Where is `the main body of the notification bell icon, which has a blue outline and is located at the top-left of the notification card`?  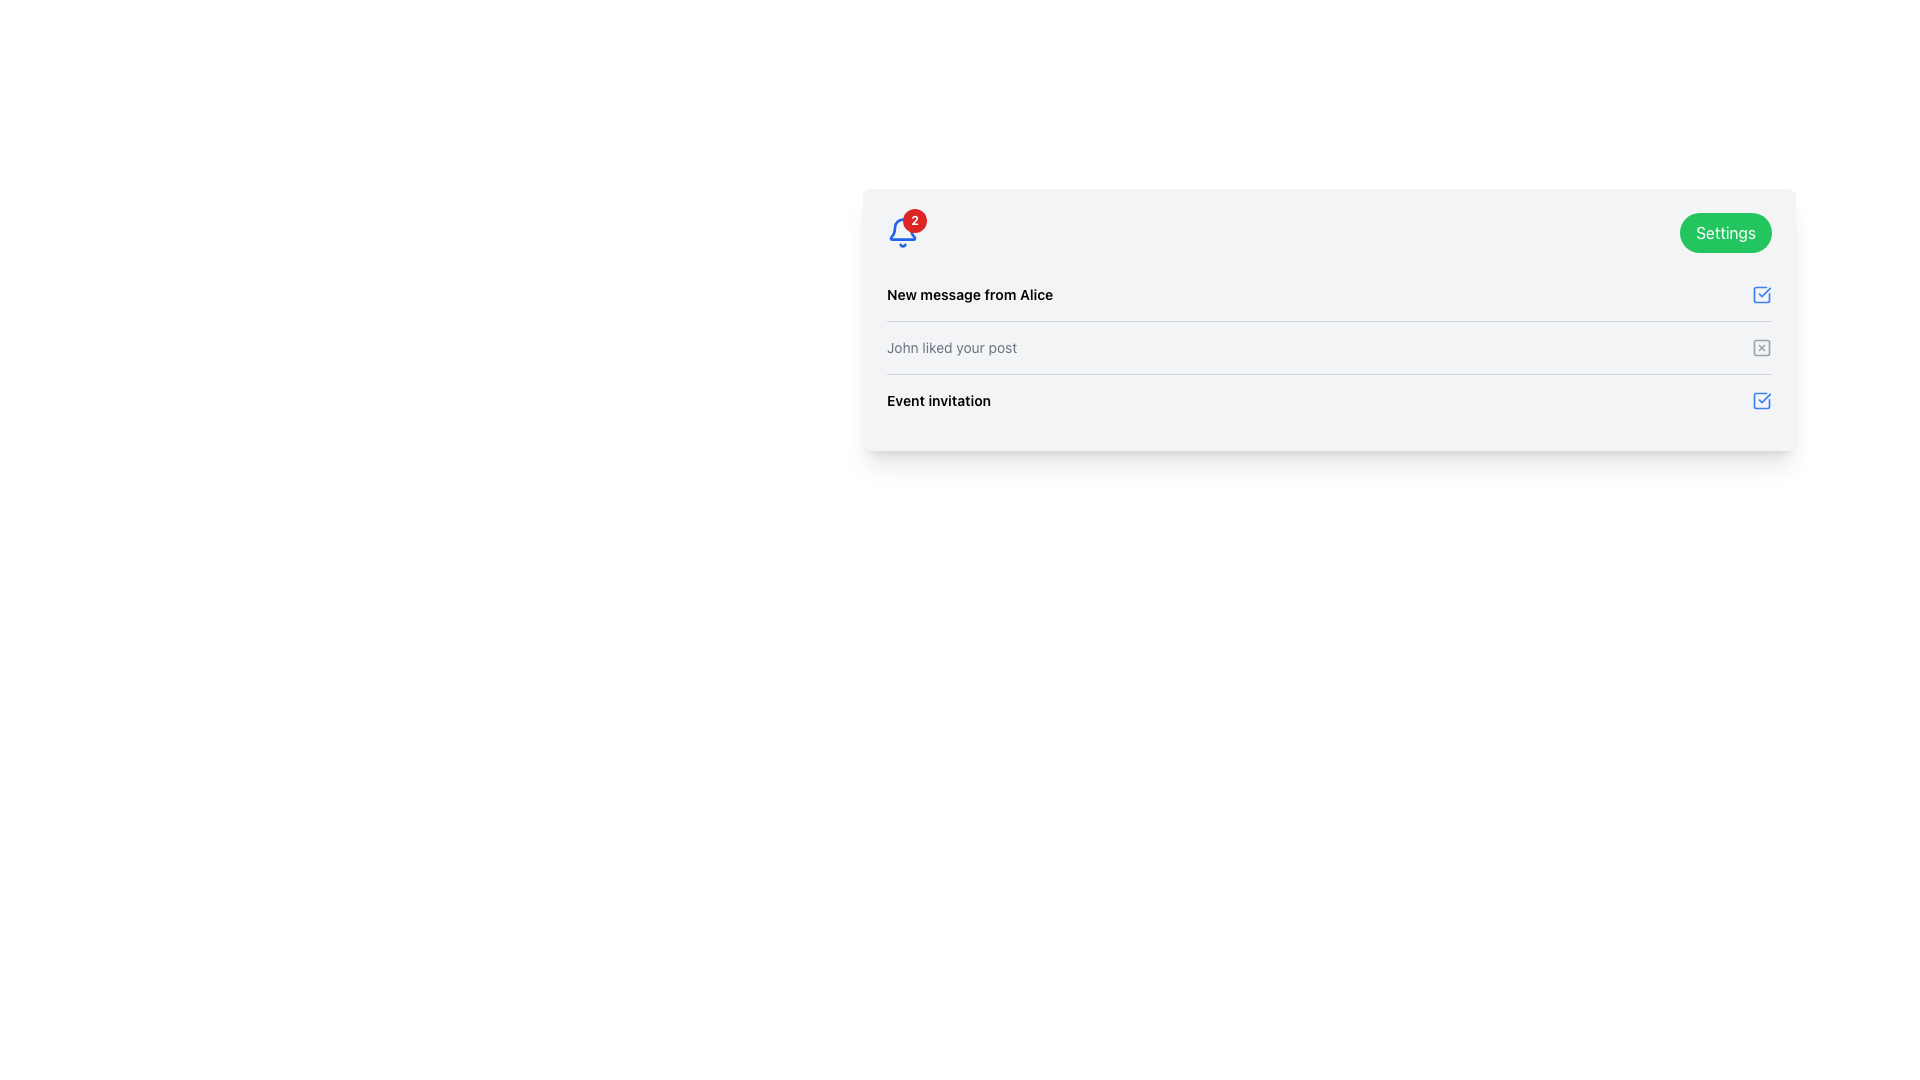 the main body of the notification bell icon, which has a blue outline and is located at the top-left of the notification card is located at coordinates (901, 228).